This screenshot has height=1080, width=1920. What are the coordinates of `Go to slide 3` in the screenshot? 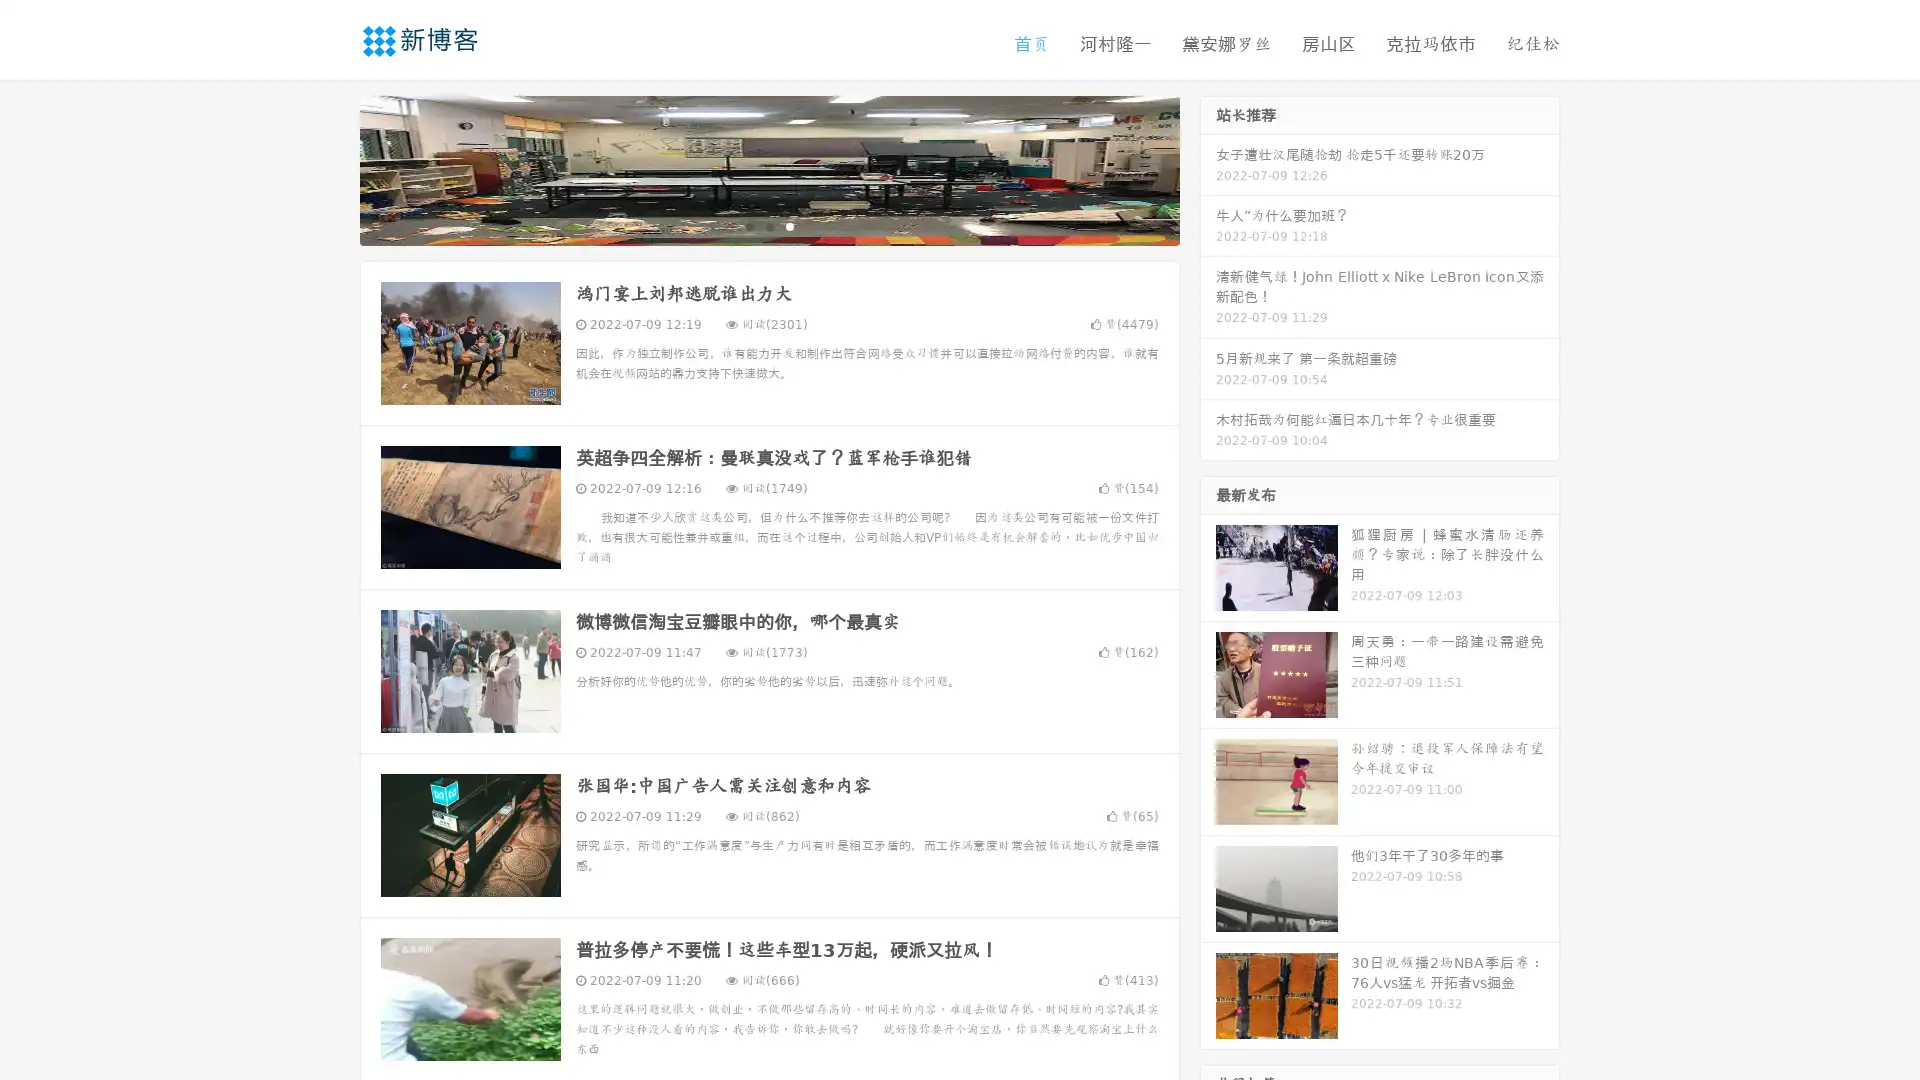 It's located at (789, 225).